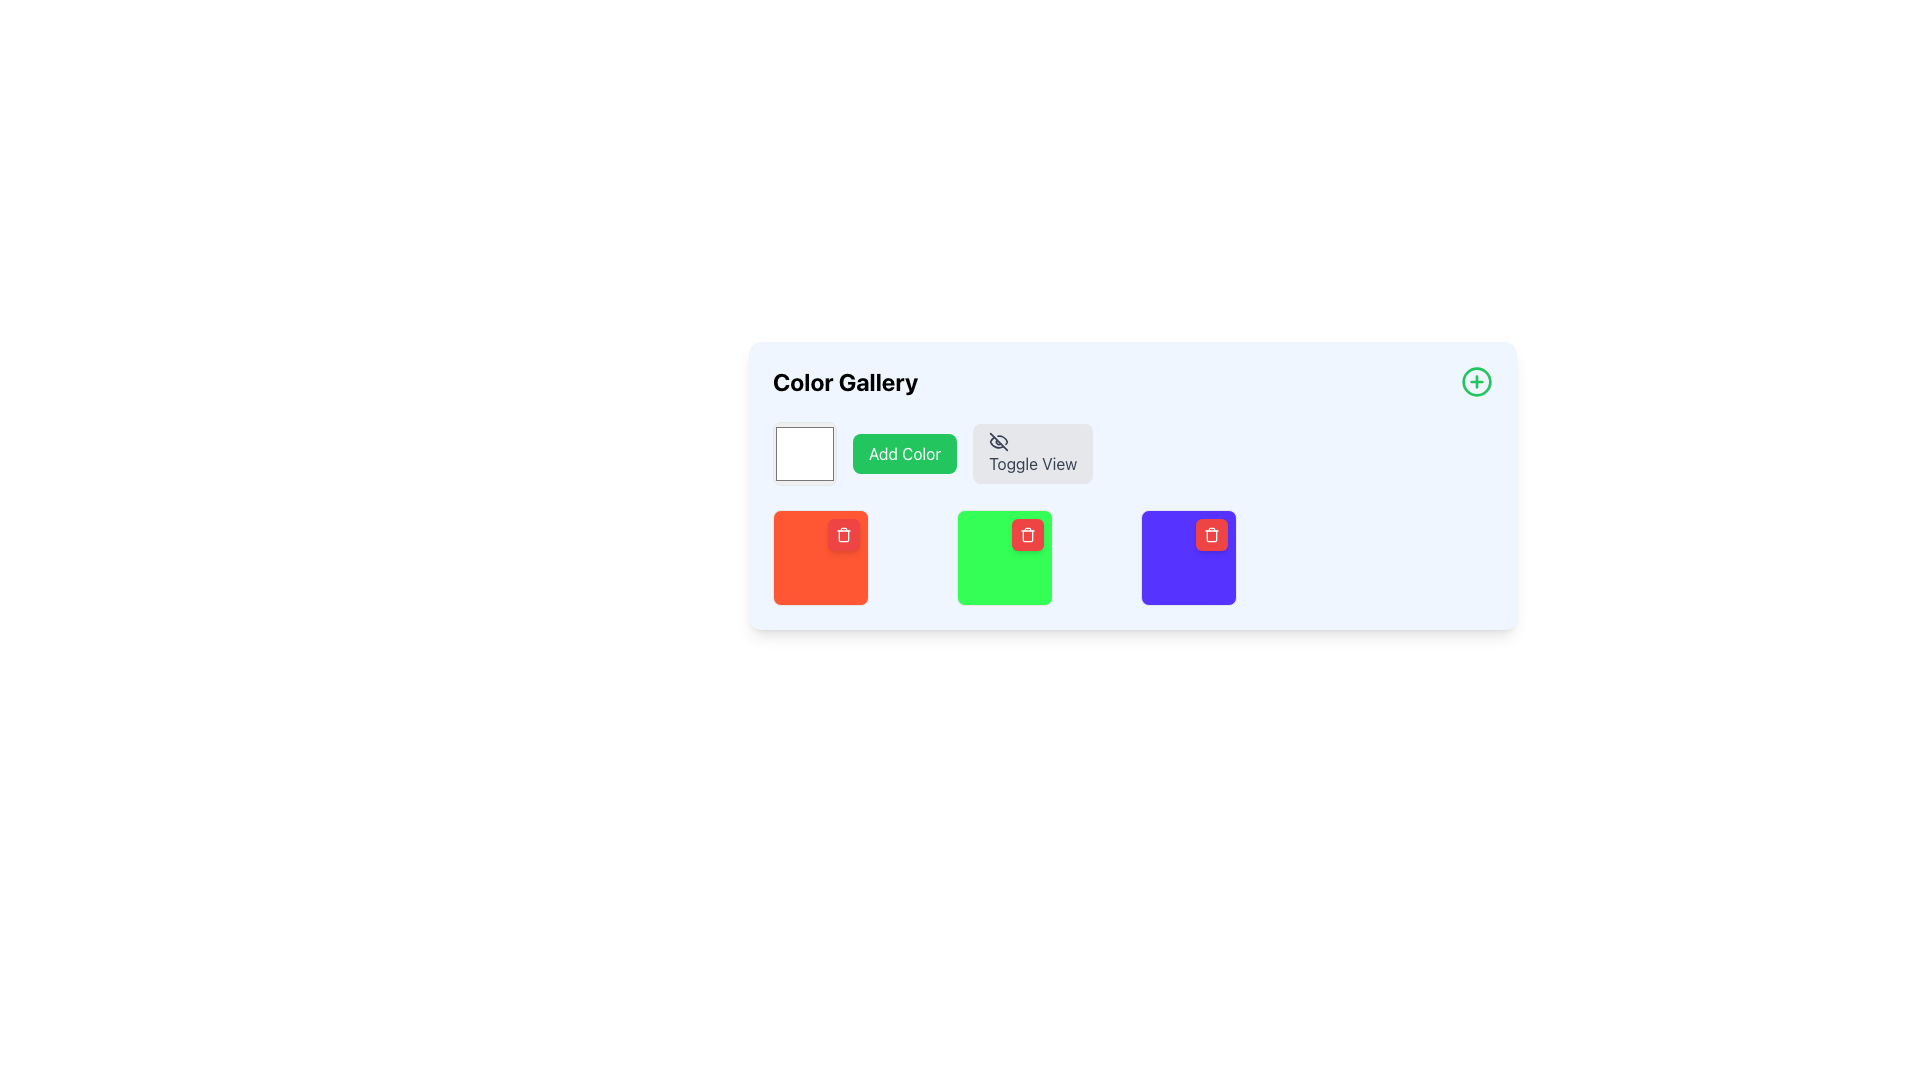  Describe the element at coordinates (844, 534) in the screenshot. I see `the delete button located at the top-right corner of the orange color square in the 'Color Gallery' section` at that location.